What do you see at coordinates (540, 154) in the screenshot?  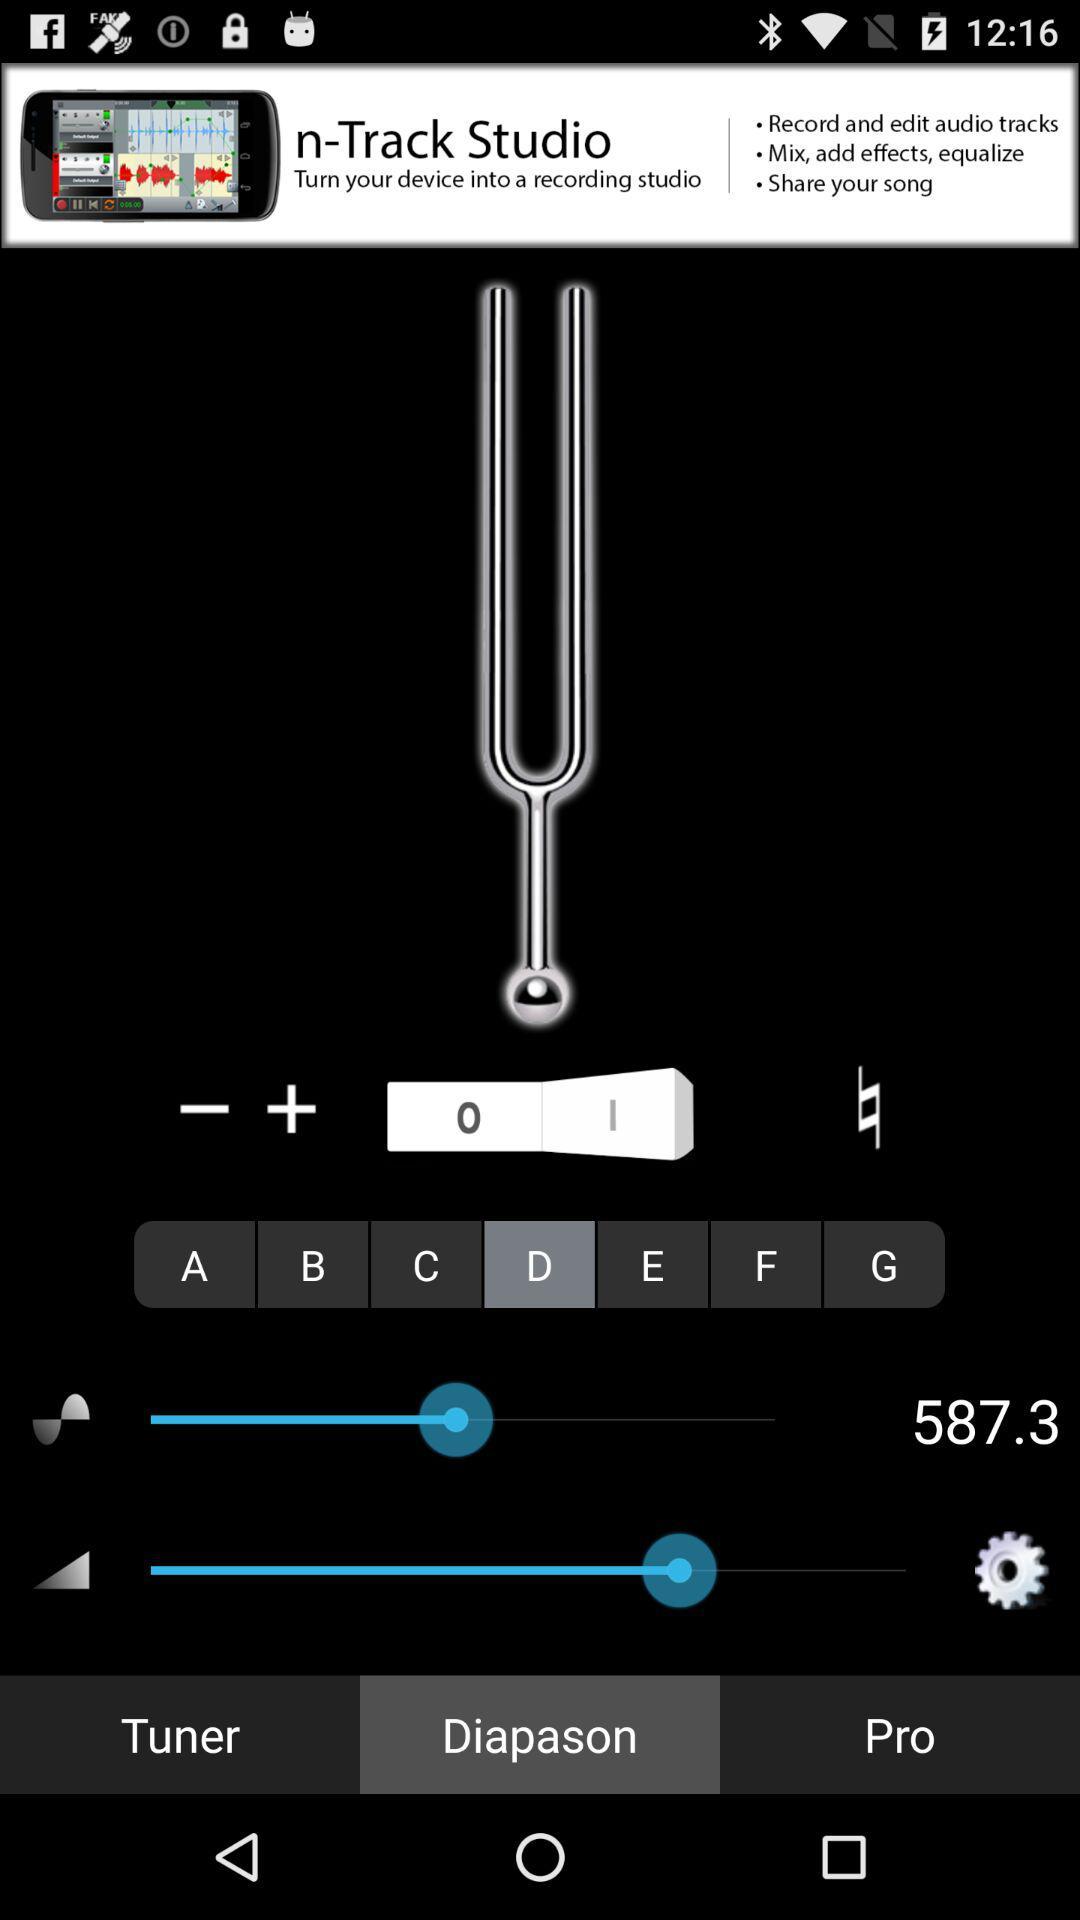 I see `advertisement` at bounding box center [540, 154].